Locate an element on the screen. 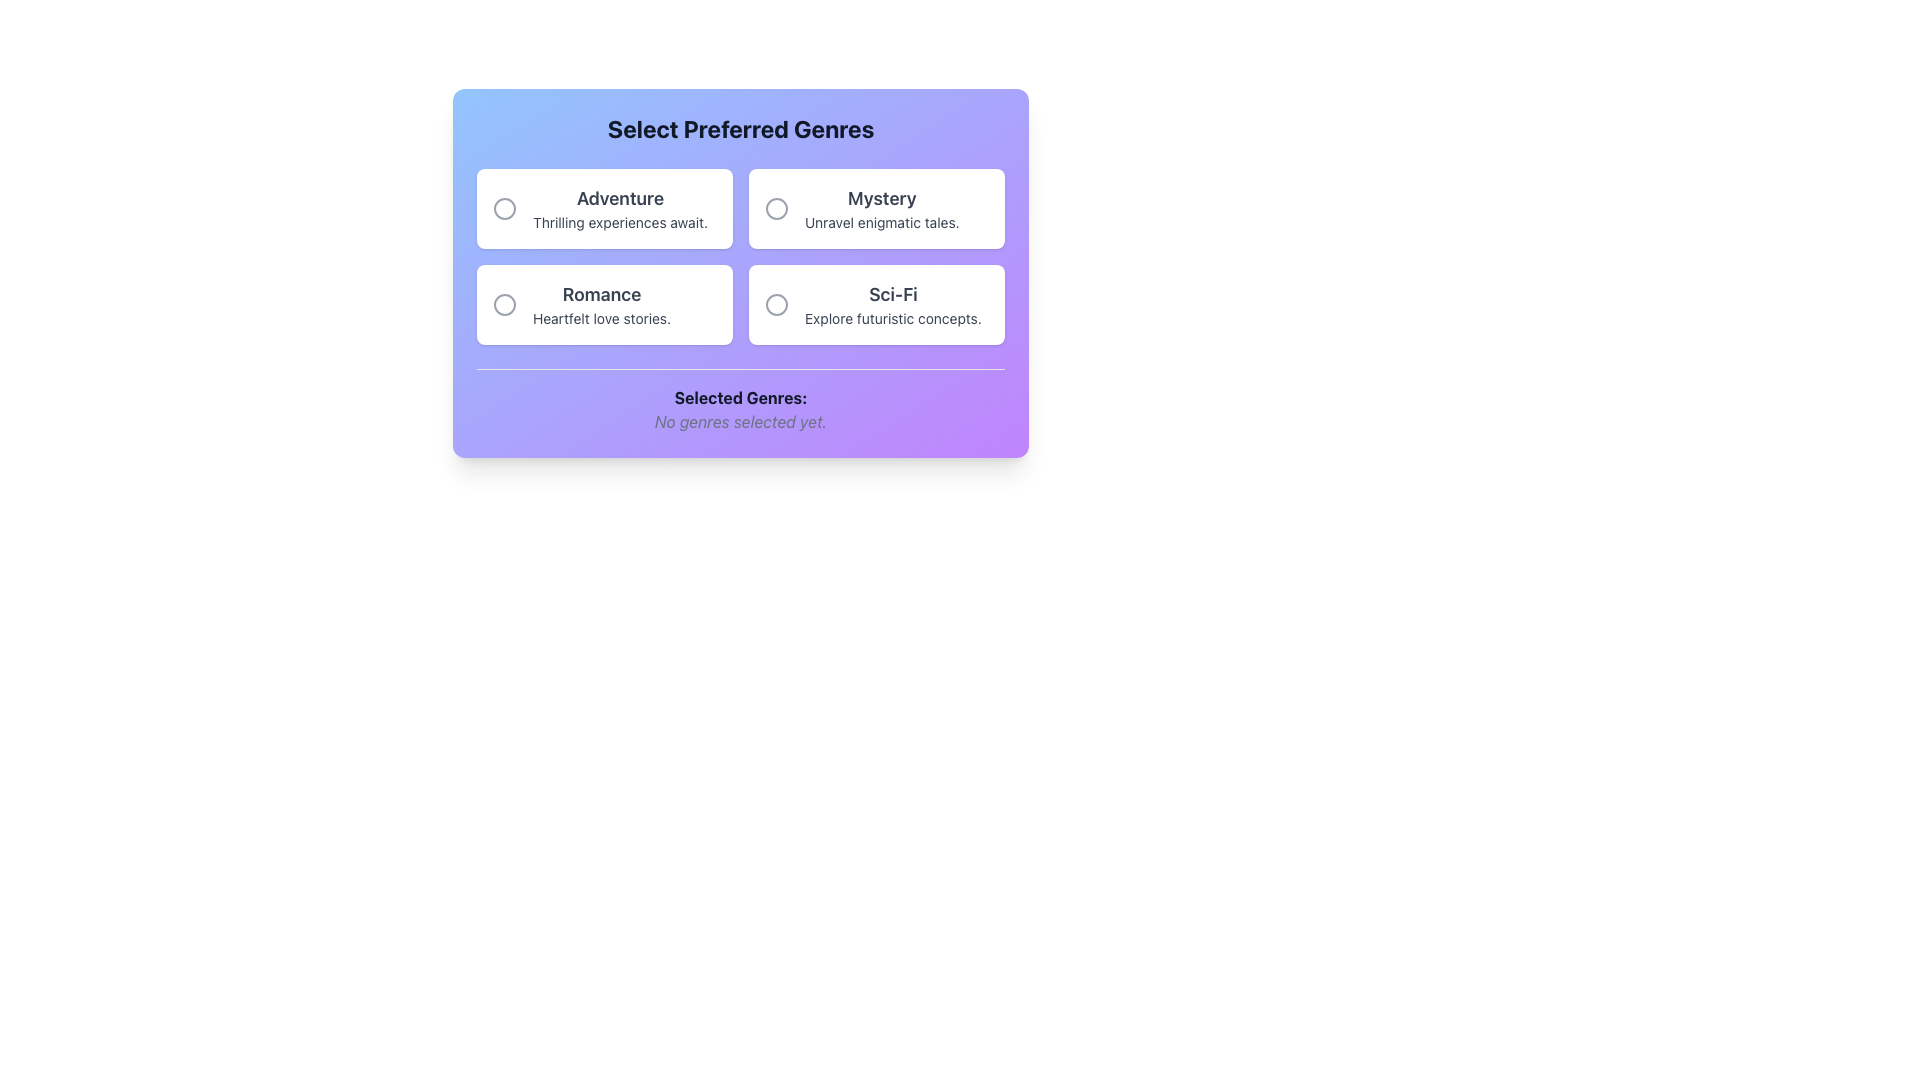 The width and height of the screenshot is (1920, 1080). the text label 'Unravel enigmatic tales.' which provides context for the 'Mystery' genre option, located below the heading in the top-right quadrant of the selection panel is located at coordinates (881, 223).